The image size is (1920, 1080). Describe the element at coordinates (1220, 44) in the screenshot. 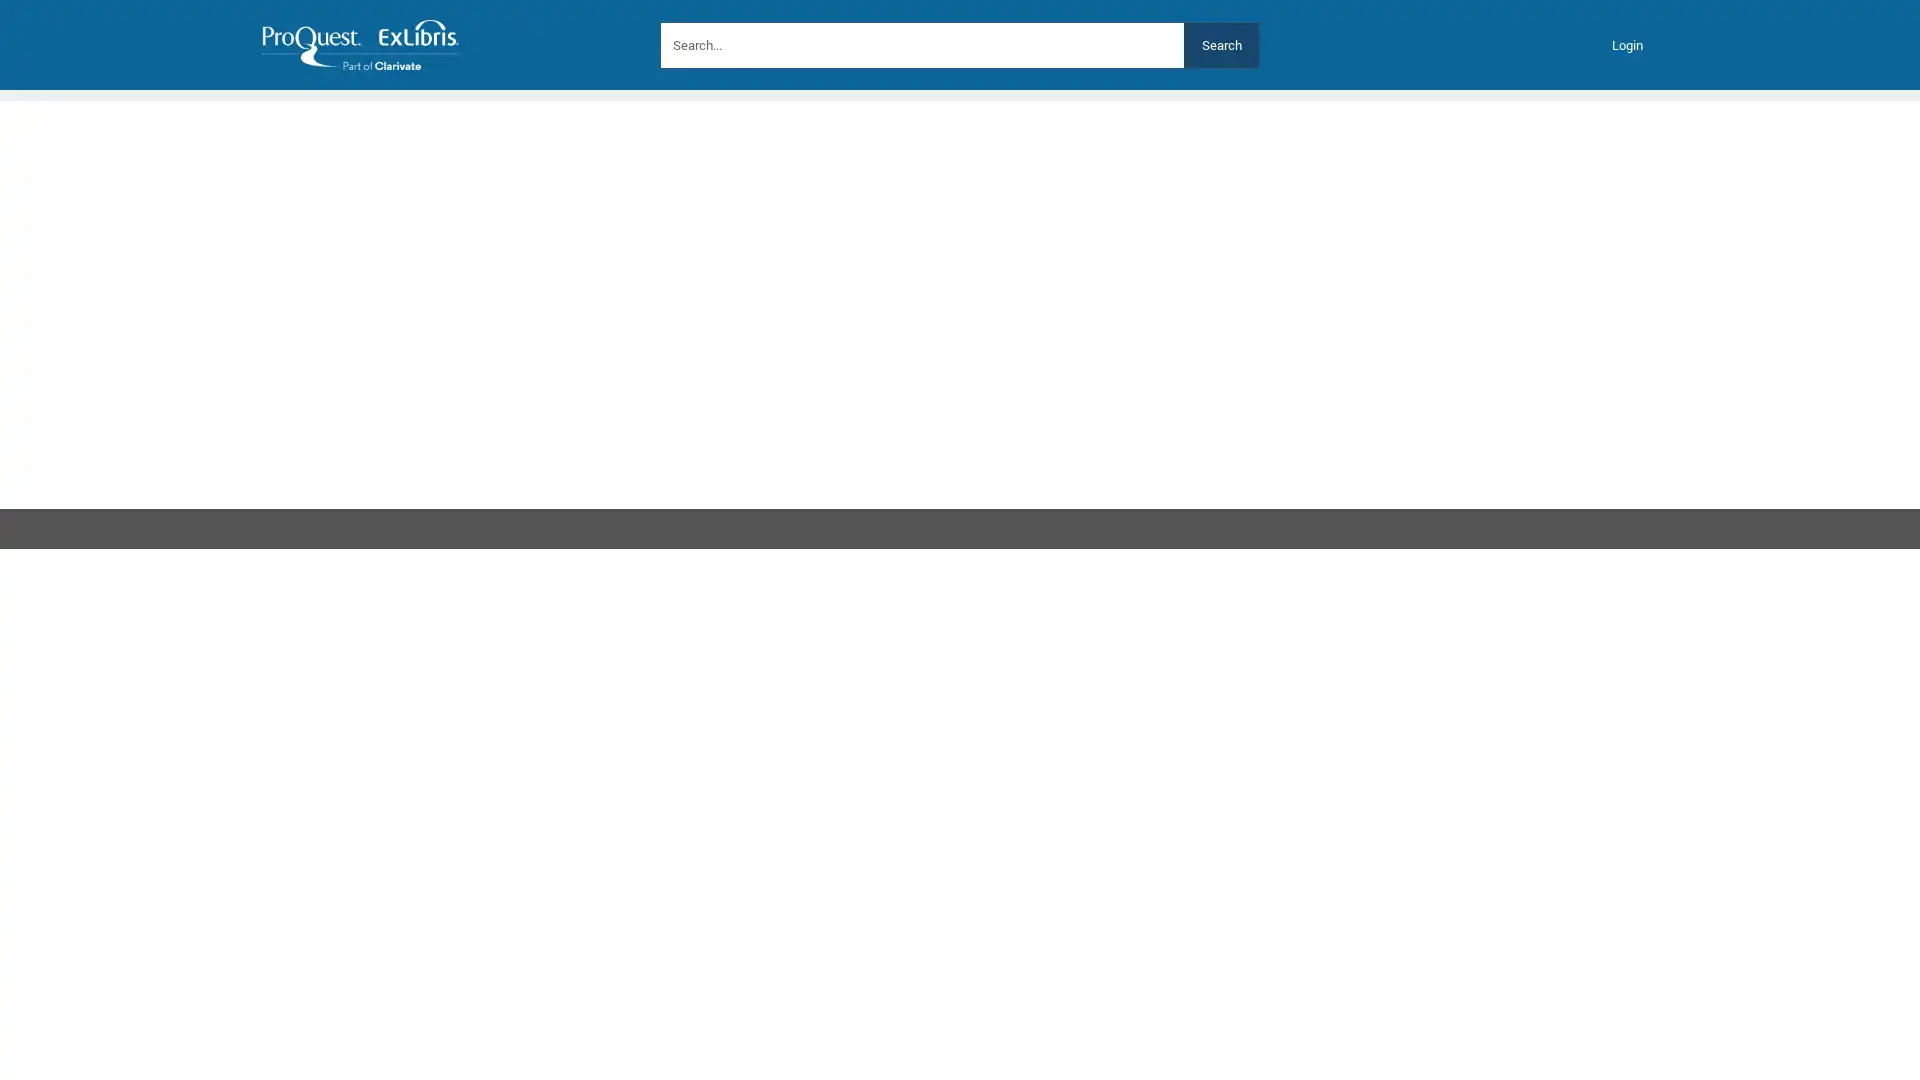

I see `Search` at that location.